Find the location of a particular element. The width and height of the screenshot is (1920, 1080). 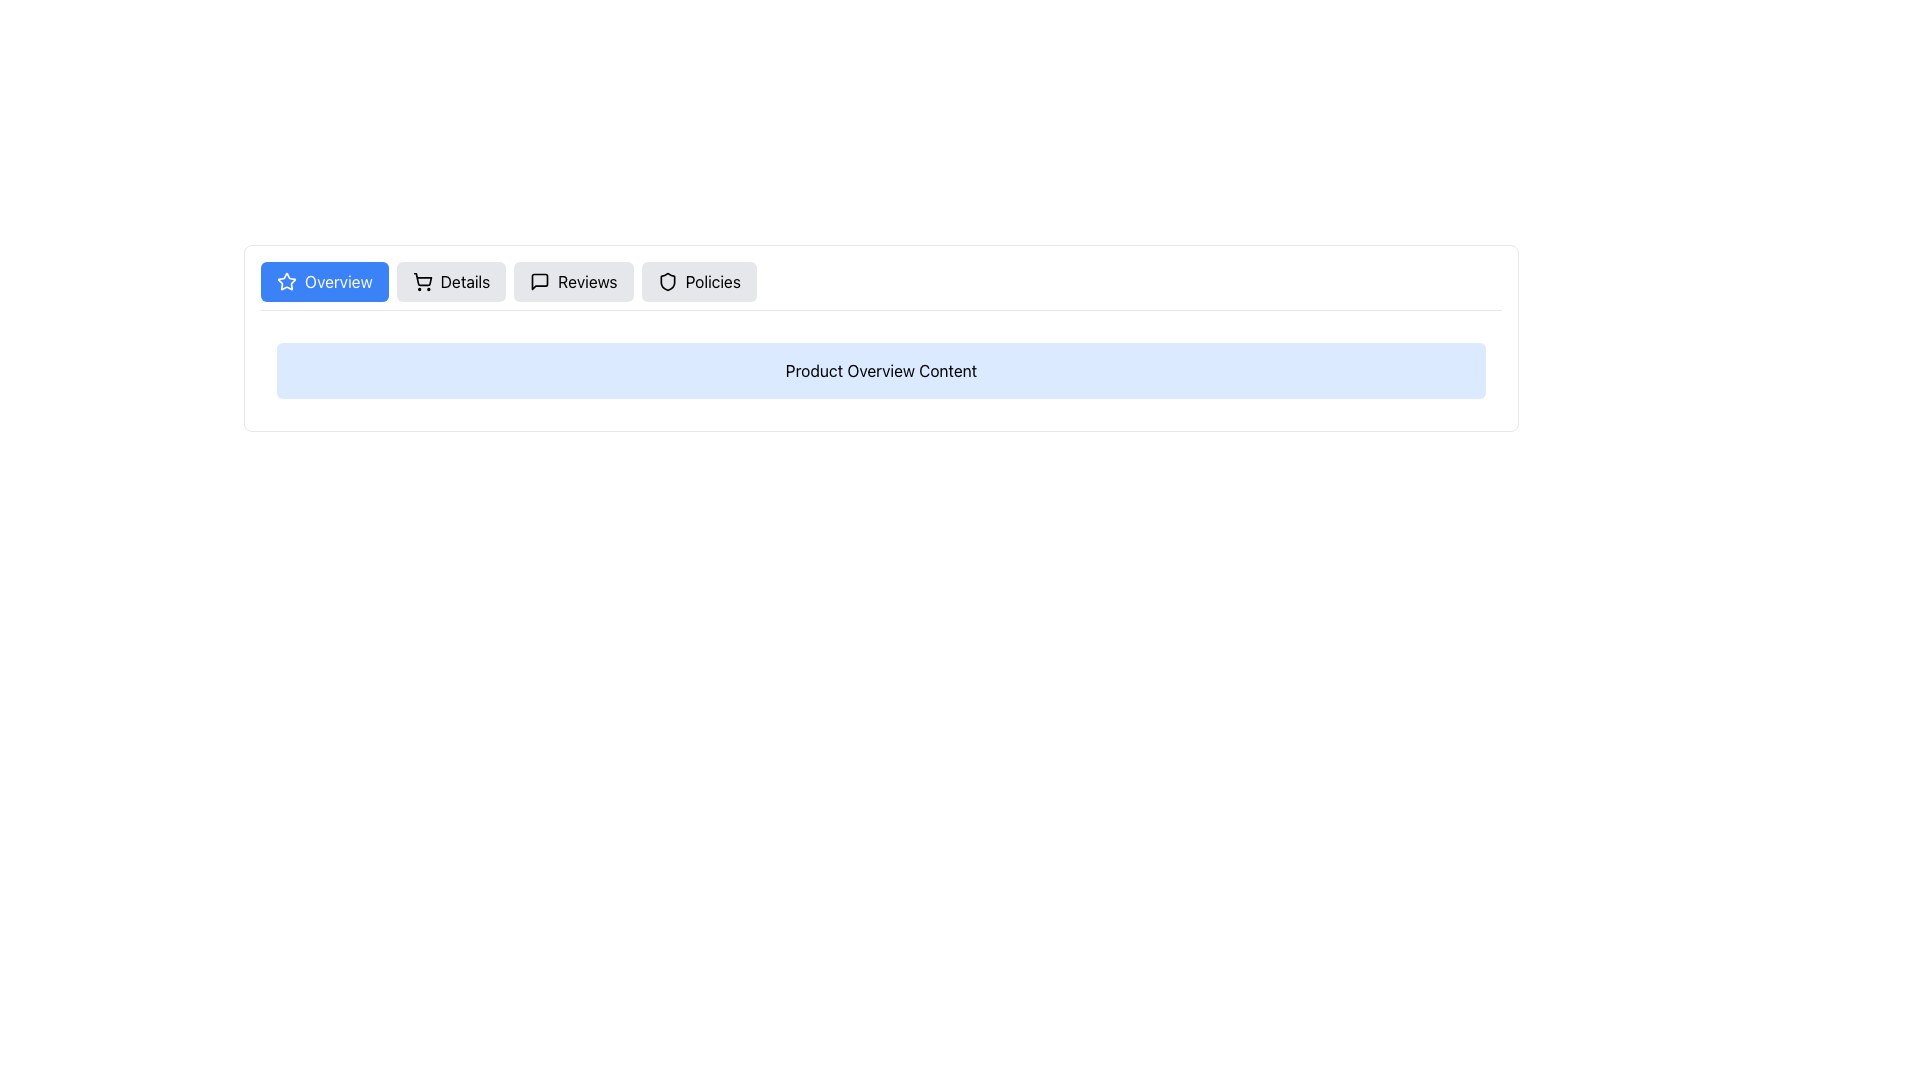

the shield-shaped icon within the 'Policies' segment of the navigation bar is located at coordinates (667, 281).